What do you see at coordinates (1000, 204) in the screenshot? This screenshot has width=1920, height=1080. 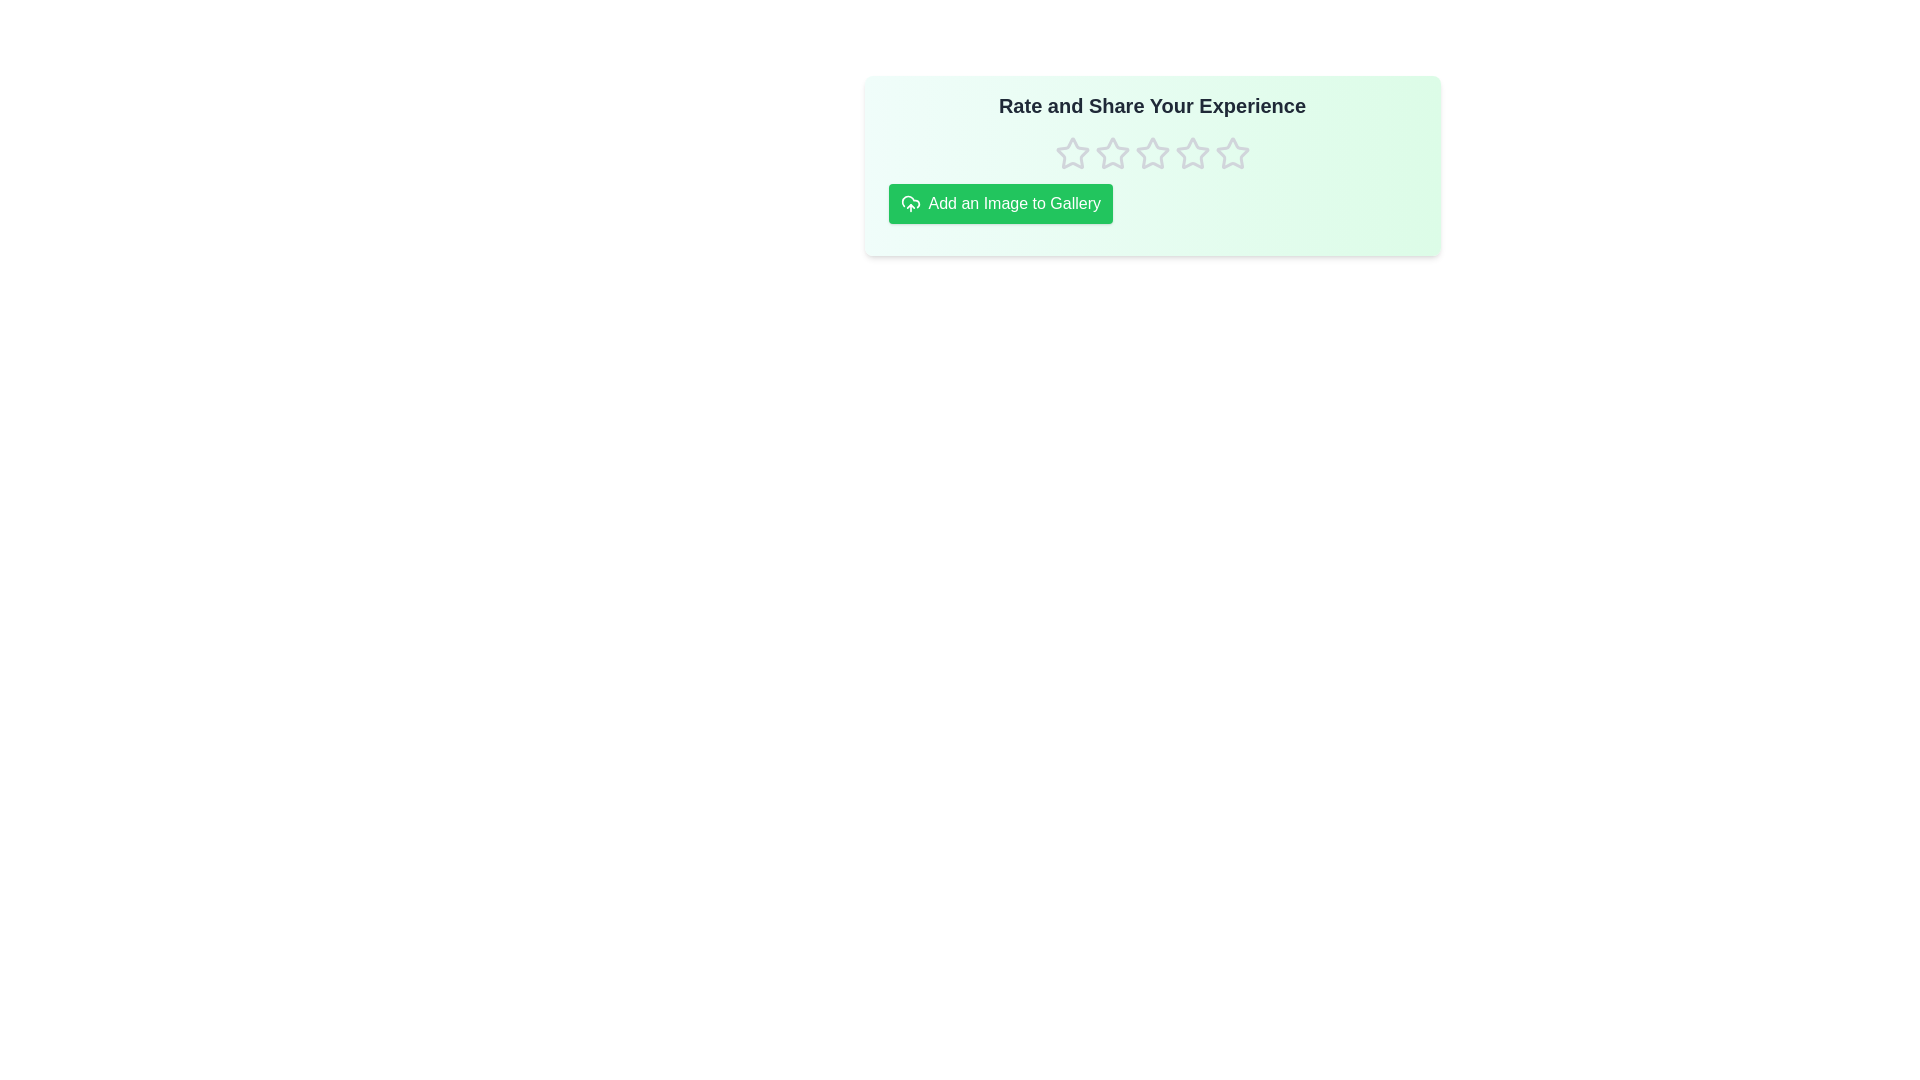 I see `'Add an Image to Gallery' button to add an image to the gallery` at bounding box center [1000, 204].